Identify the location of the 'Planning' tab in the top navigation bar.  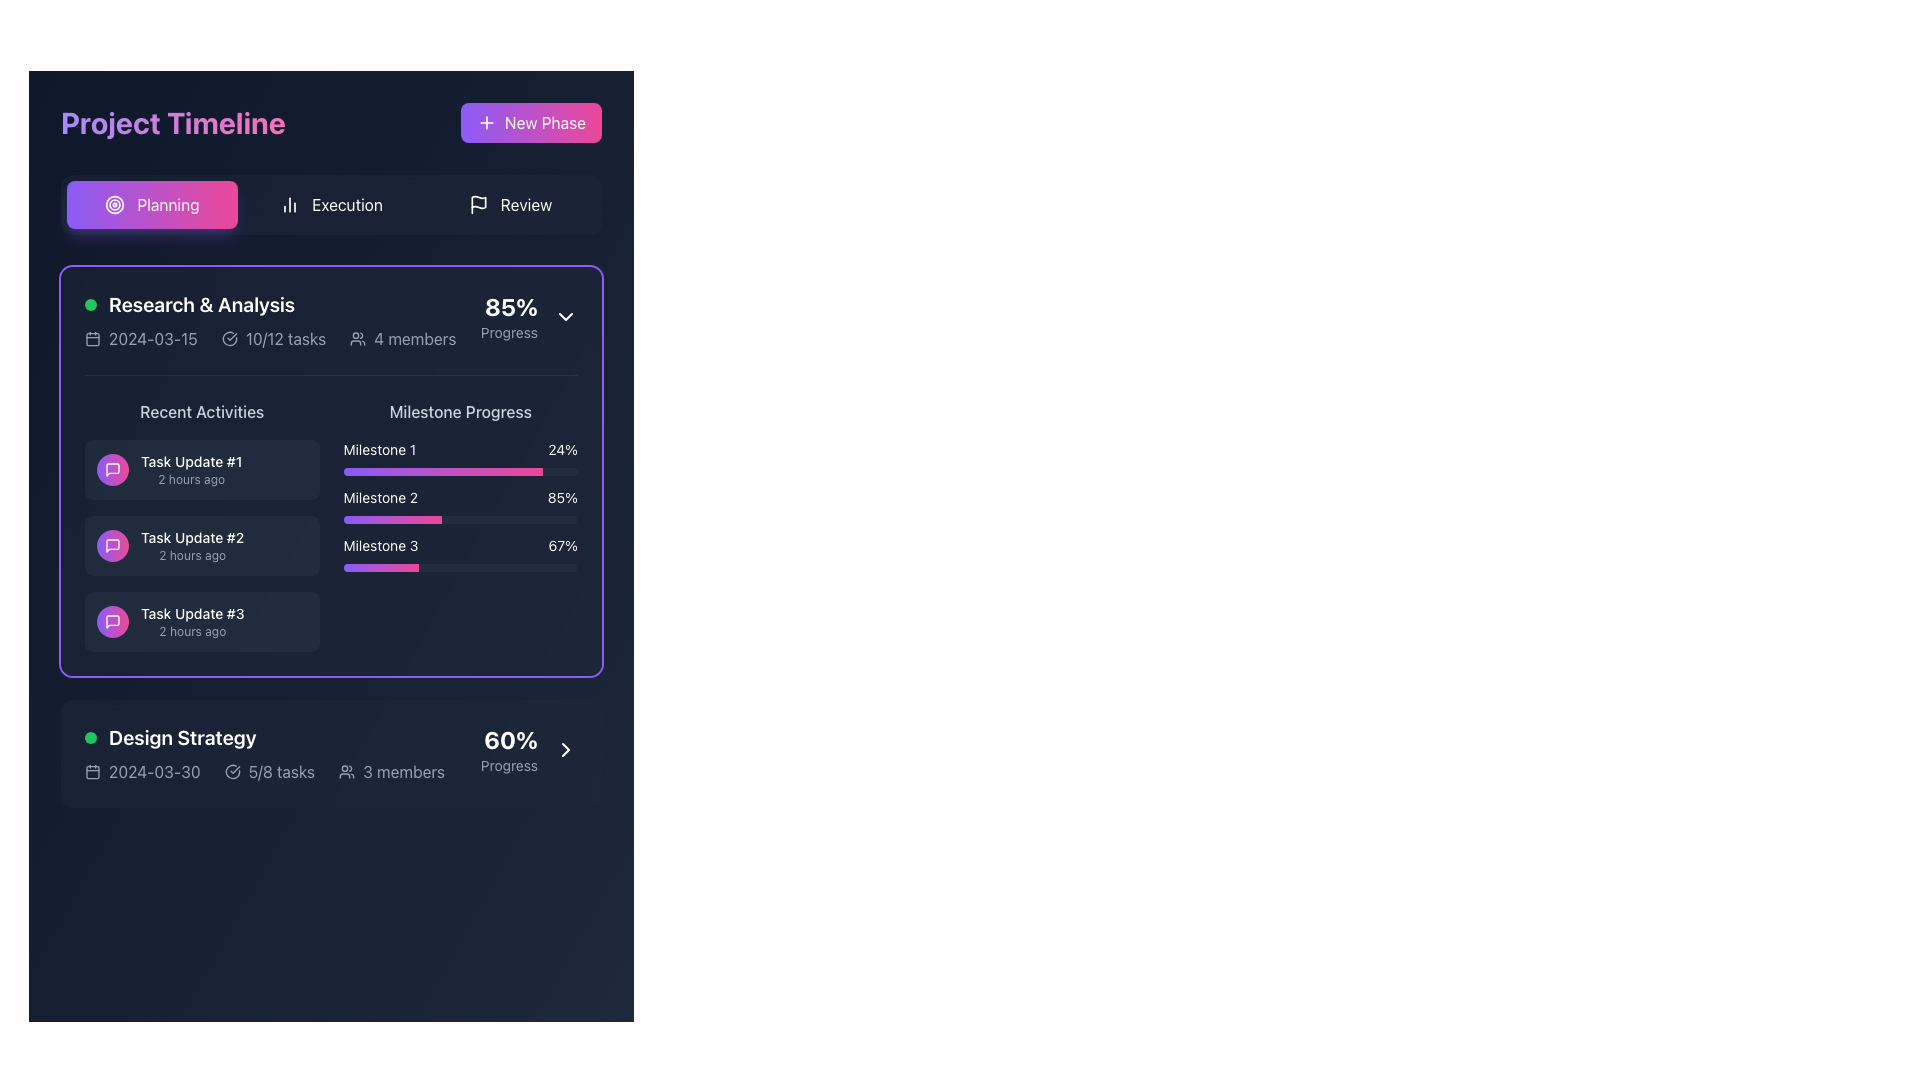
(168, 204).